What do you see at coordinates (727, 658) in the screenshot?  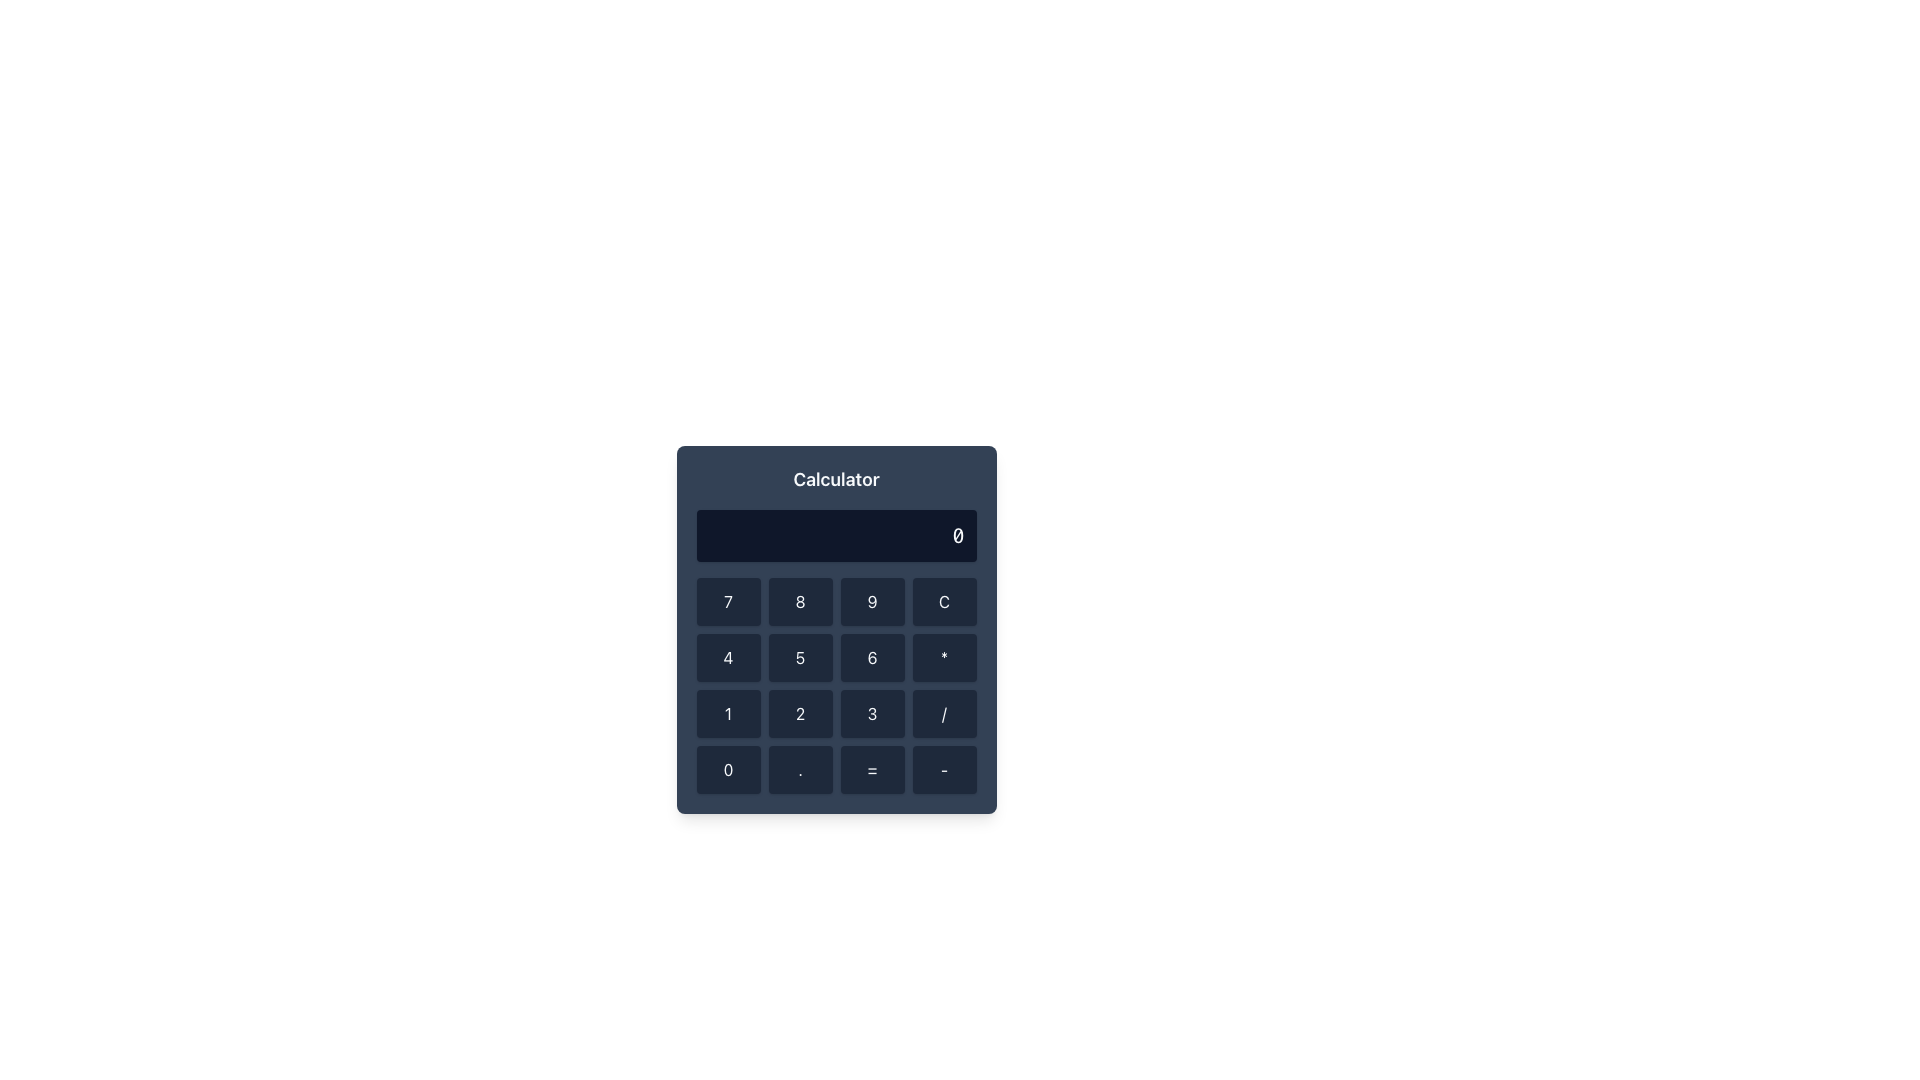 I see `the button labeled '4' which is located in the second row, first column of the calculator grid to input the number '4'` at bounding box center [727, 658].